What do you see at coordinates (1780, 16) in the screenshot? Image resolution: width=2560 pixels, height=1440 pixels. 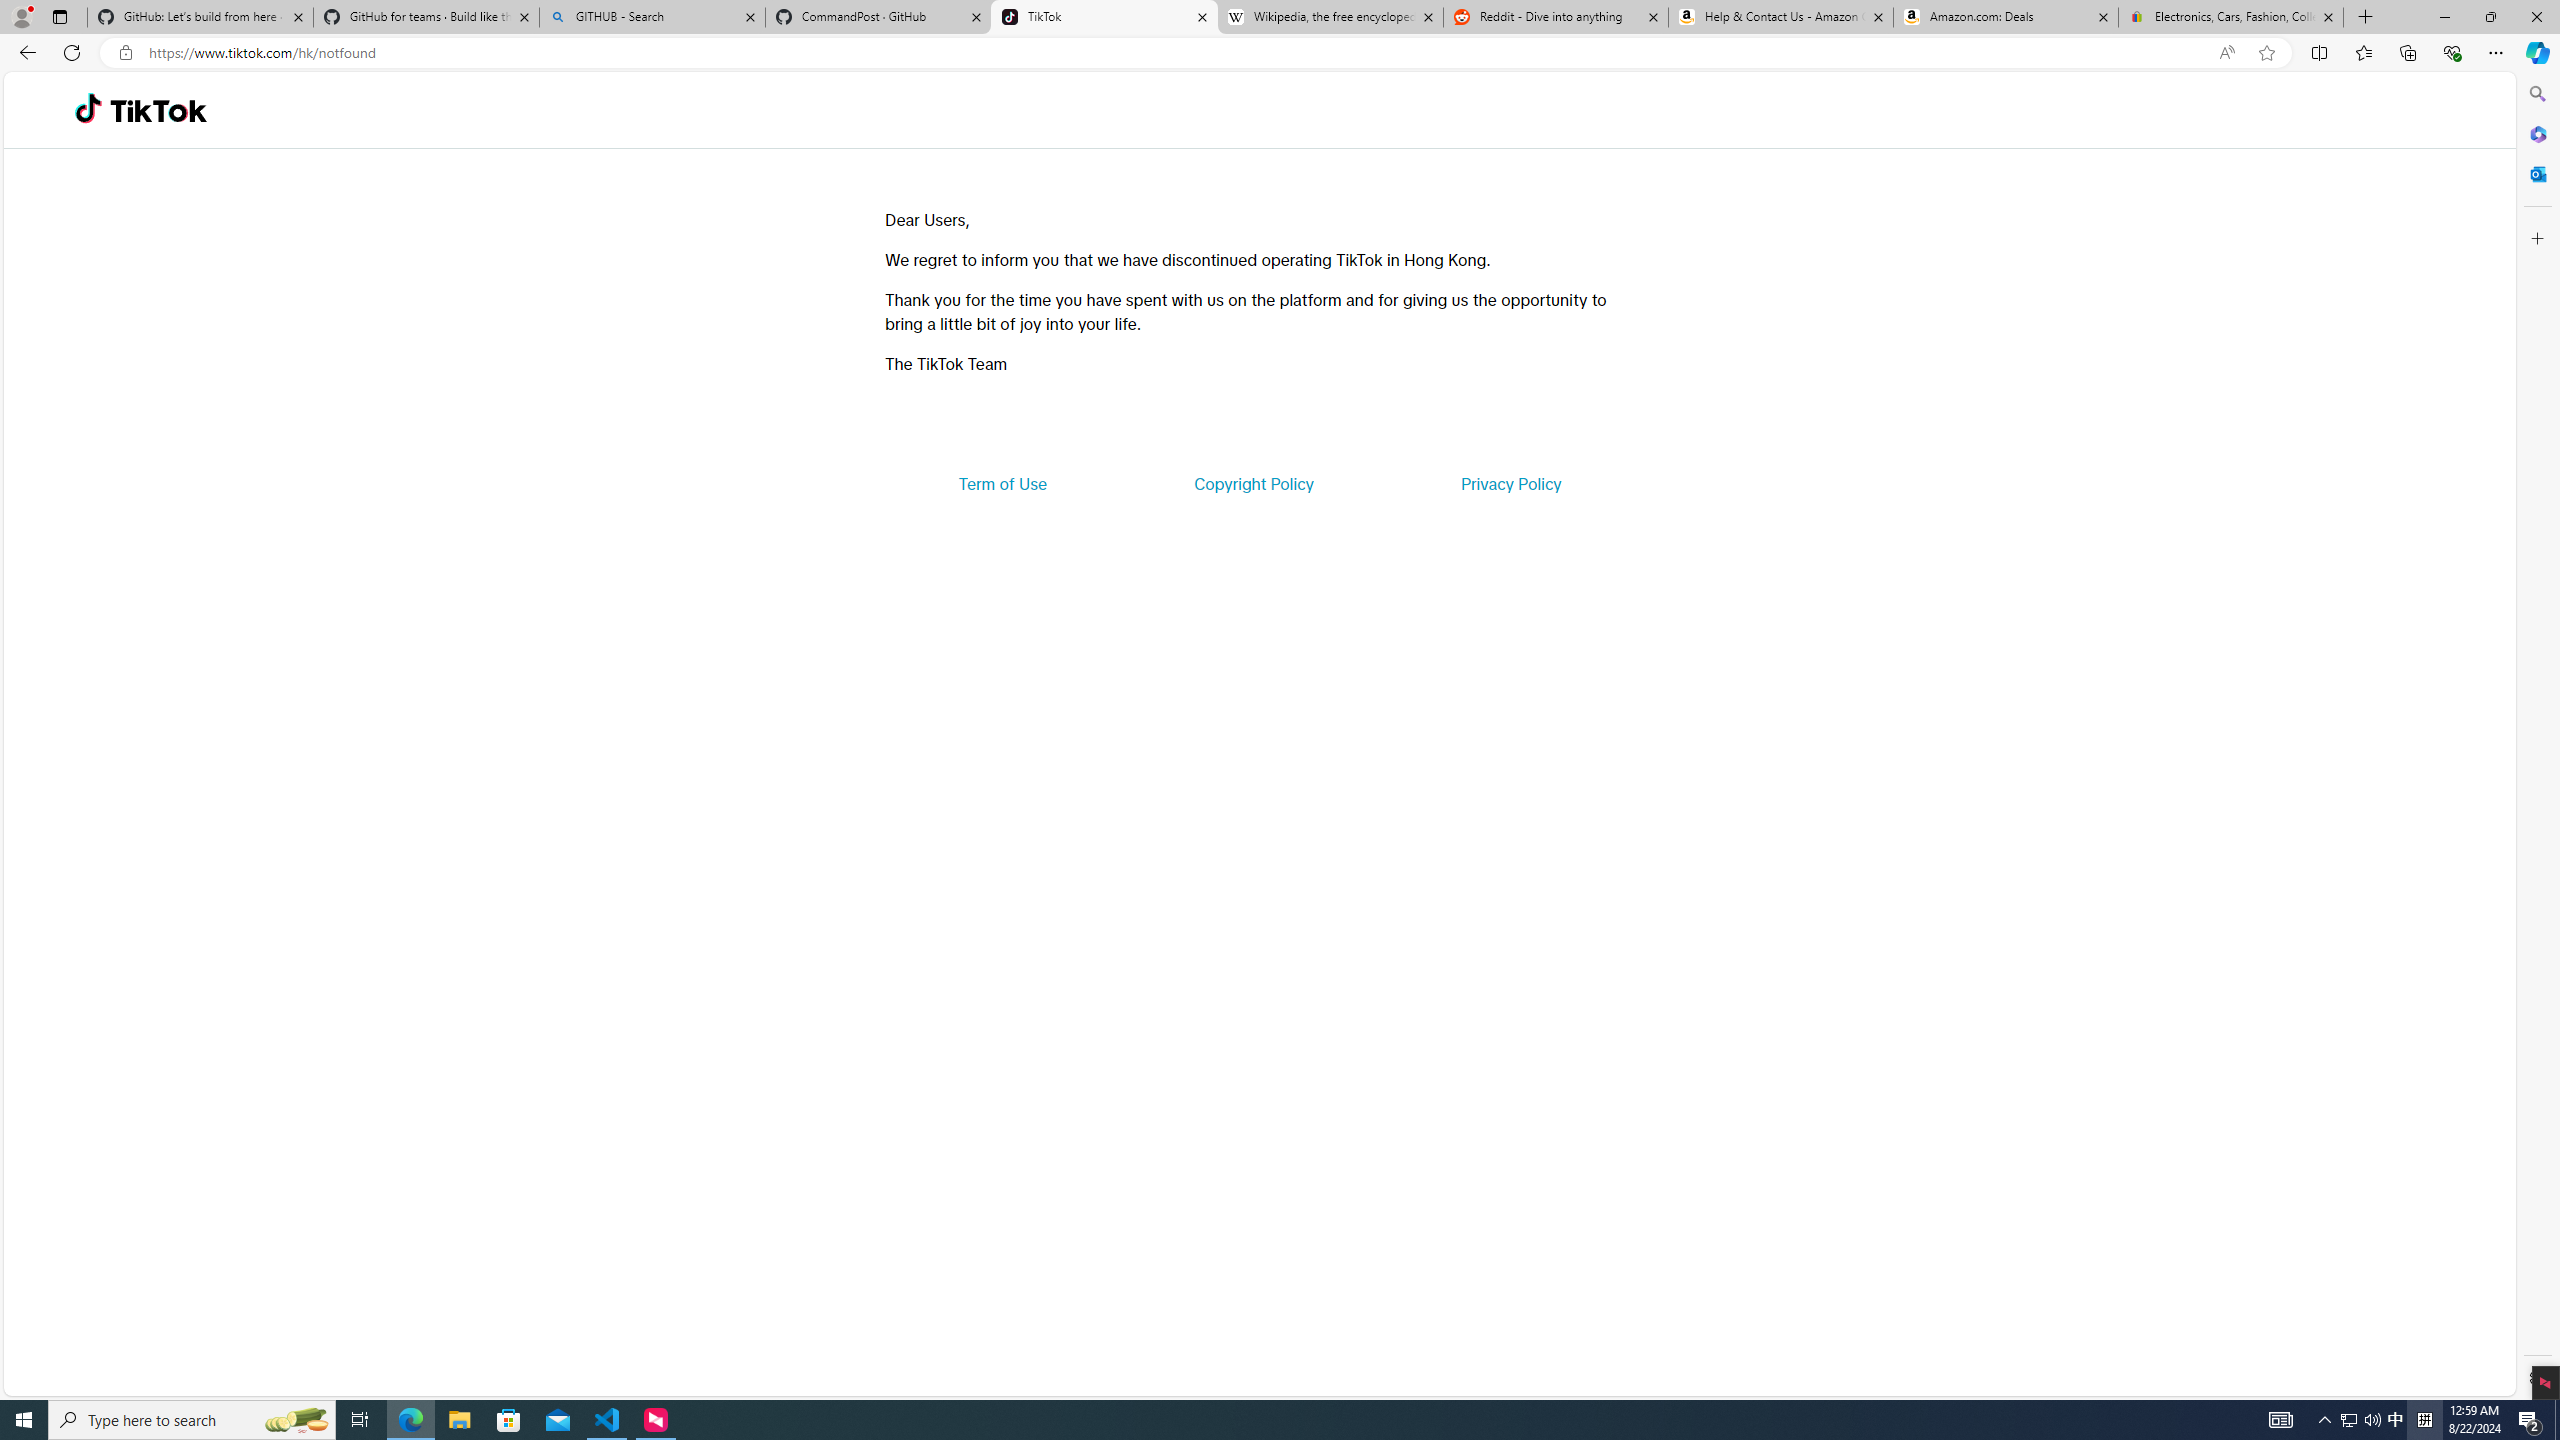 I see `'Help & Contact Us - Amazon Customer Service'` at bounding box center [1780, 16].